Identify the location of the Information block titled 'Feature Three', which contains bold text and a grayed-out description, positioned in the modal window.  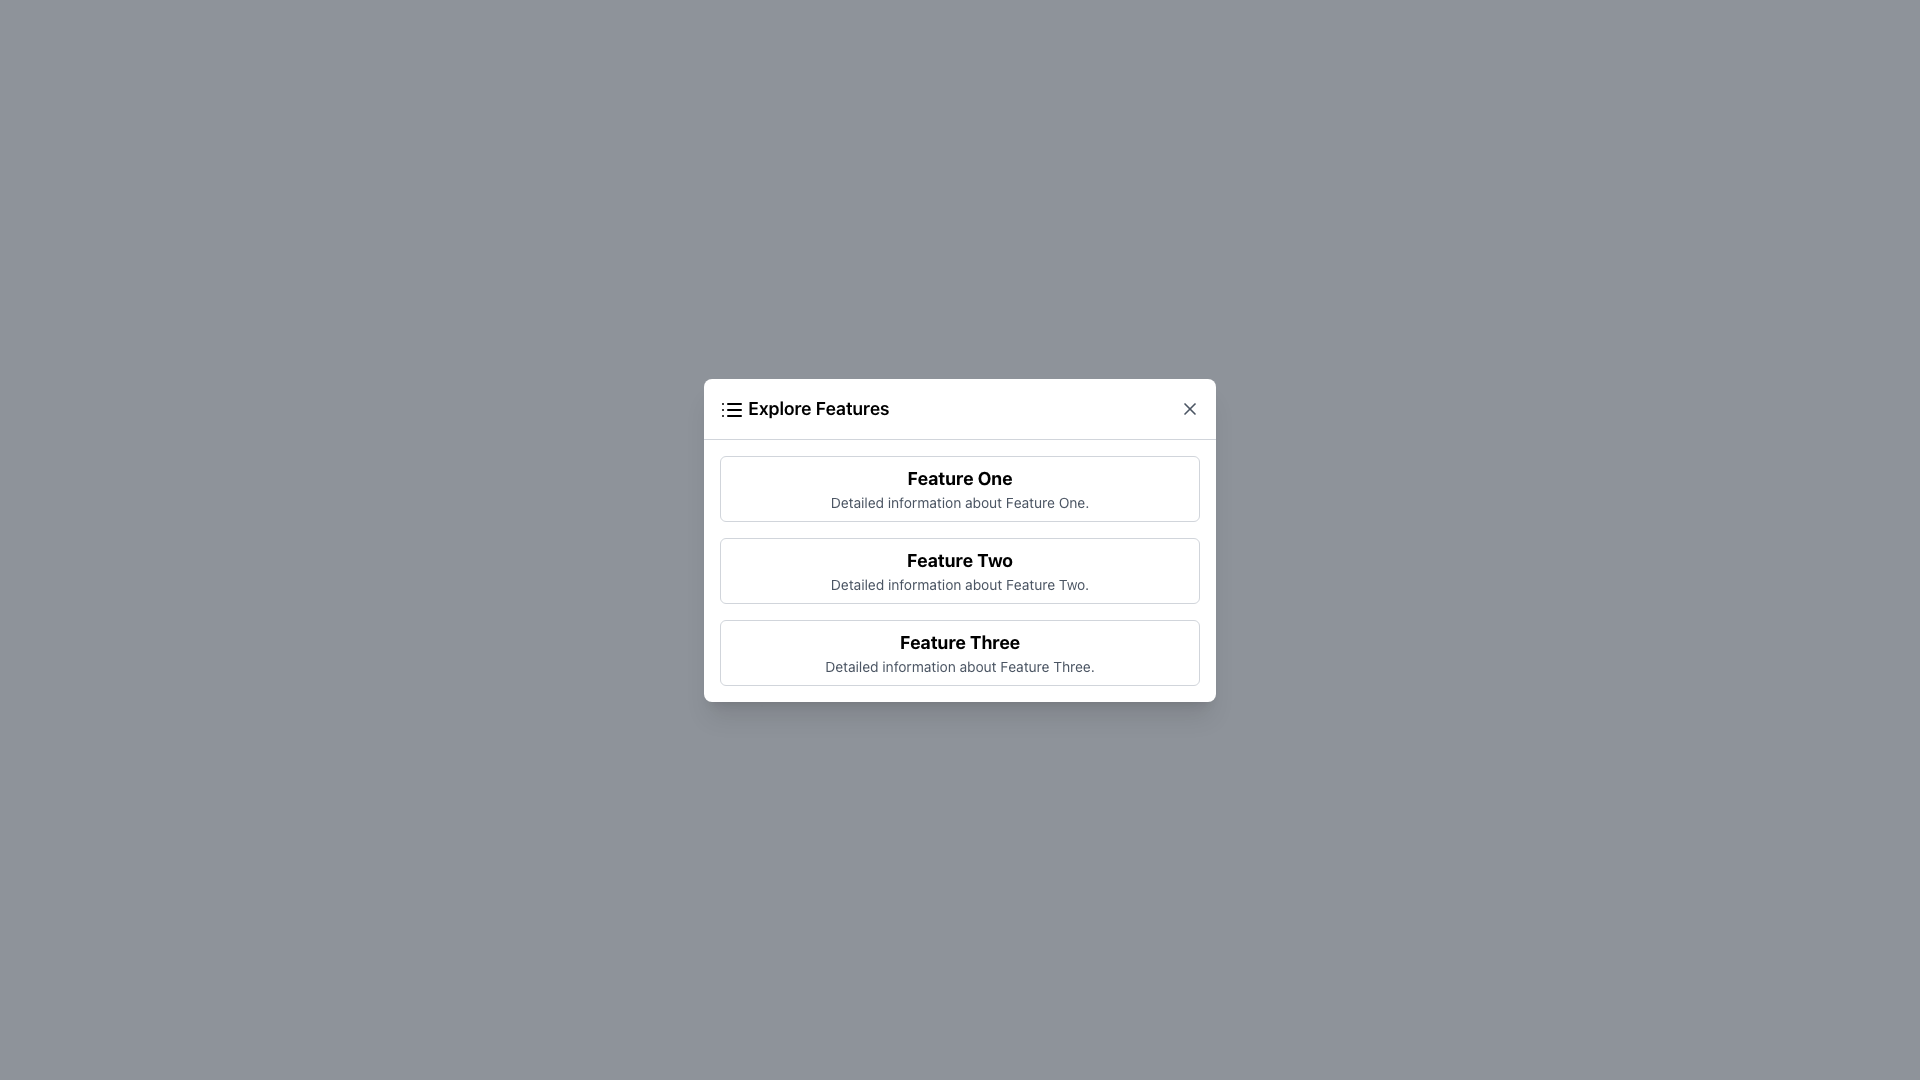
(960, 652).